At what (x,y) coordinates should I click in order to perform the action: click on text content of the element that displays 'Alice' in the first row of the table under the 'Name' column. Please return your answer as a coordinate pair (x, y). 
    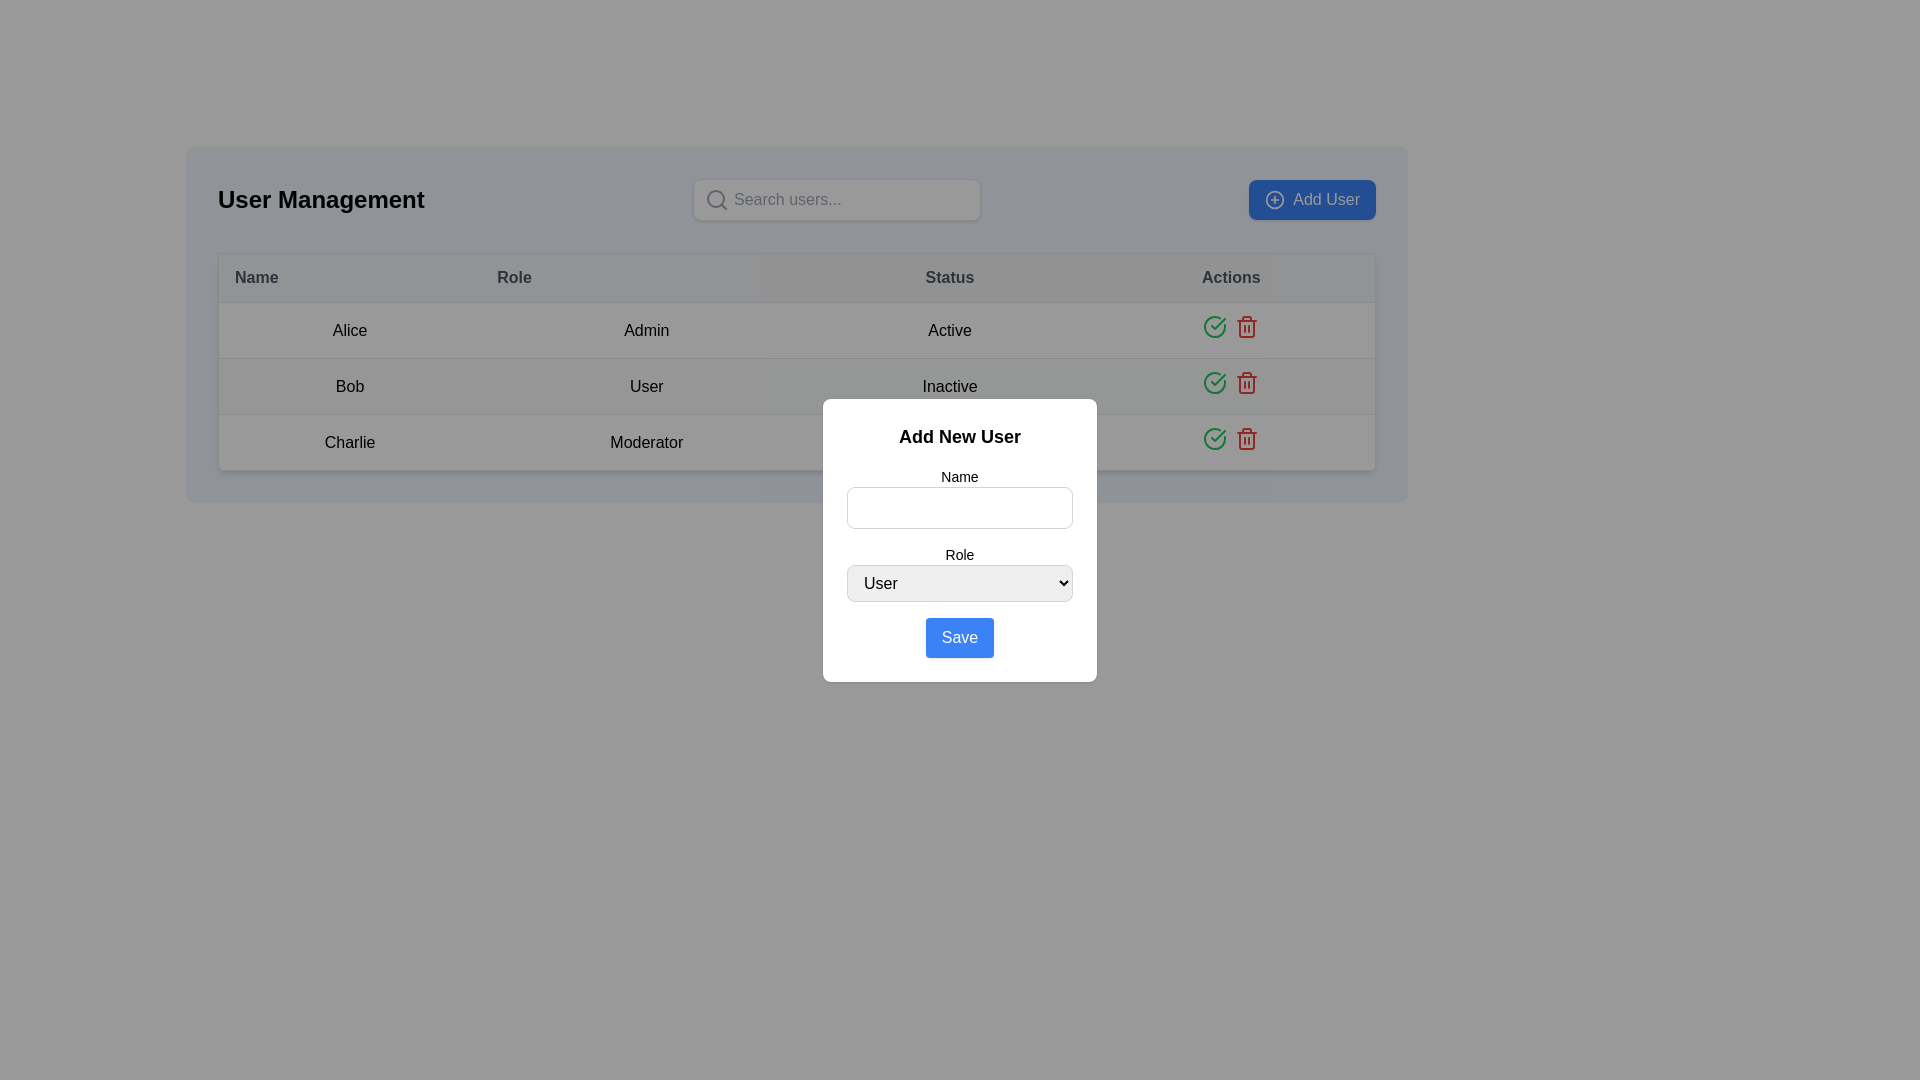
    Looking at the image, I should click on (349, 329).